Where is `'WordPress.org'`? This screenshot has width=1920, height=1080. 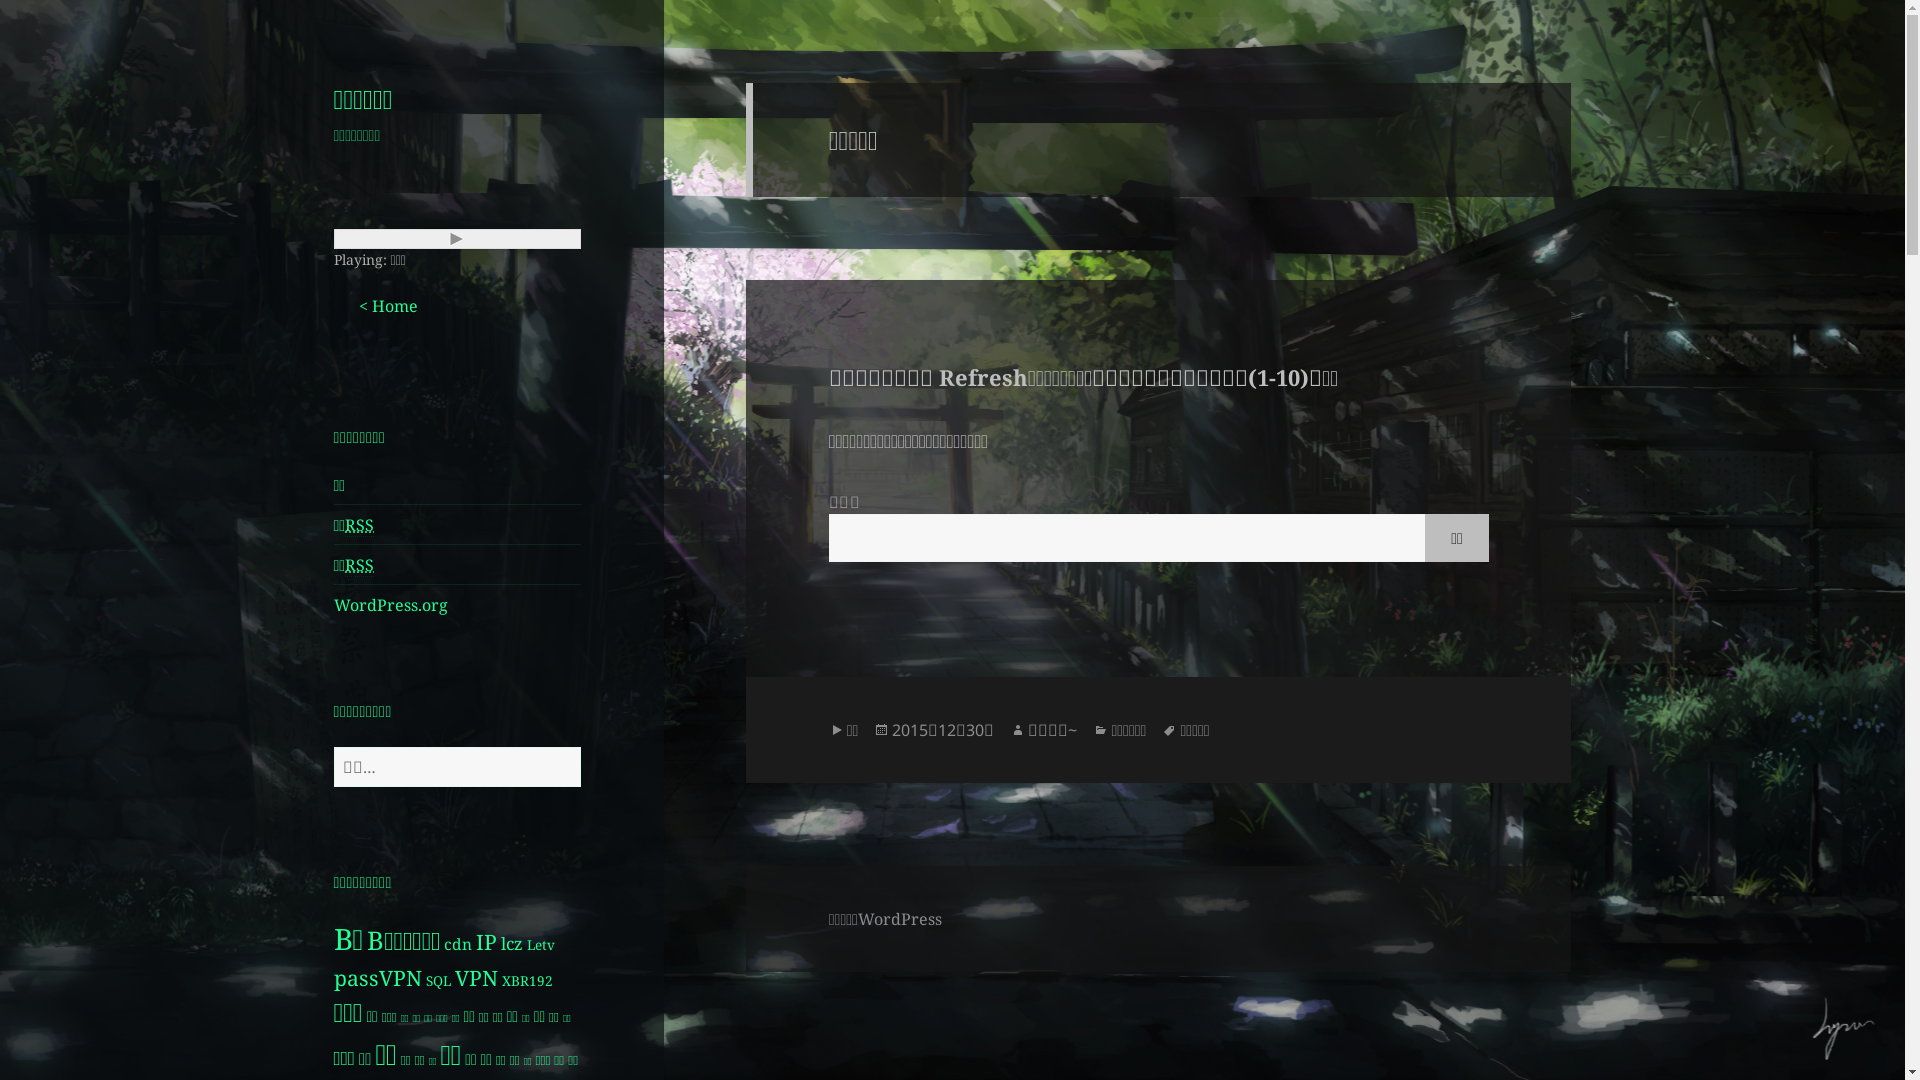 'WordPress.org' is located at coordinates (390, 604).